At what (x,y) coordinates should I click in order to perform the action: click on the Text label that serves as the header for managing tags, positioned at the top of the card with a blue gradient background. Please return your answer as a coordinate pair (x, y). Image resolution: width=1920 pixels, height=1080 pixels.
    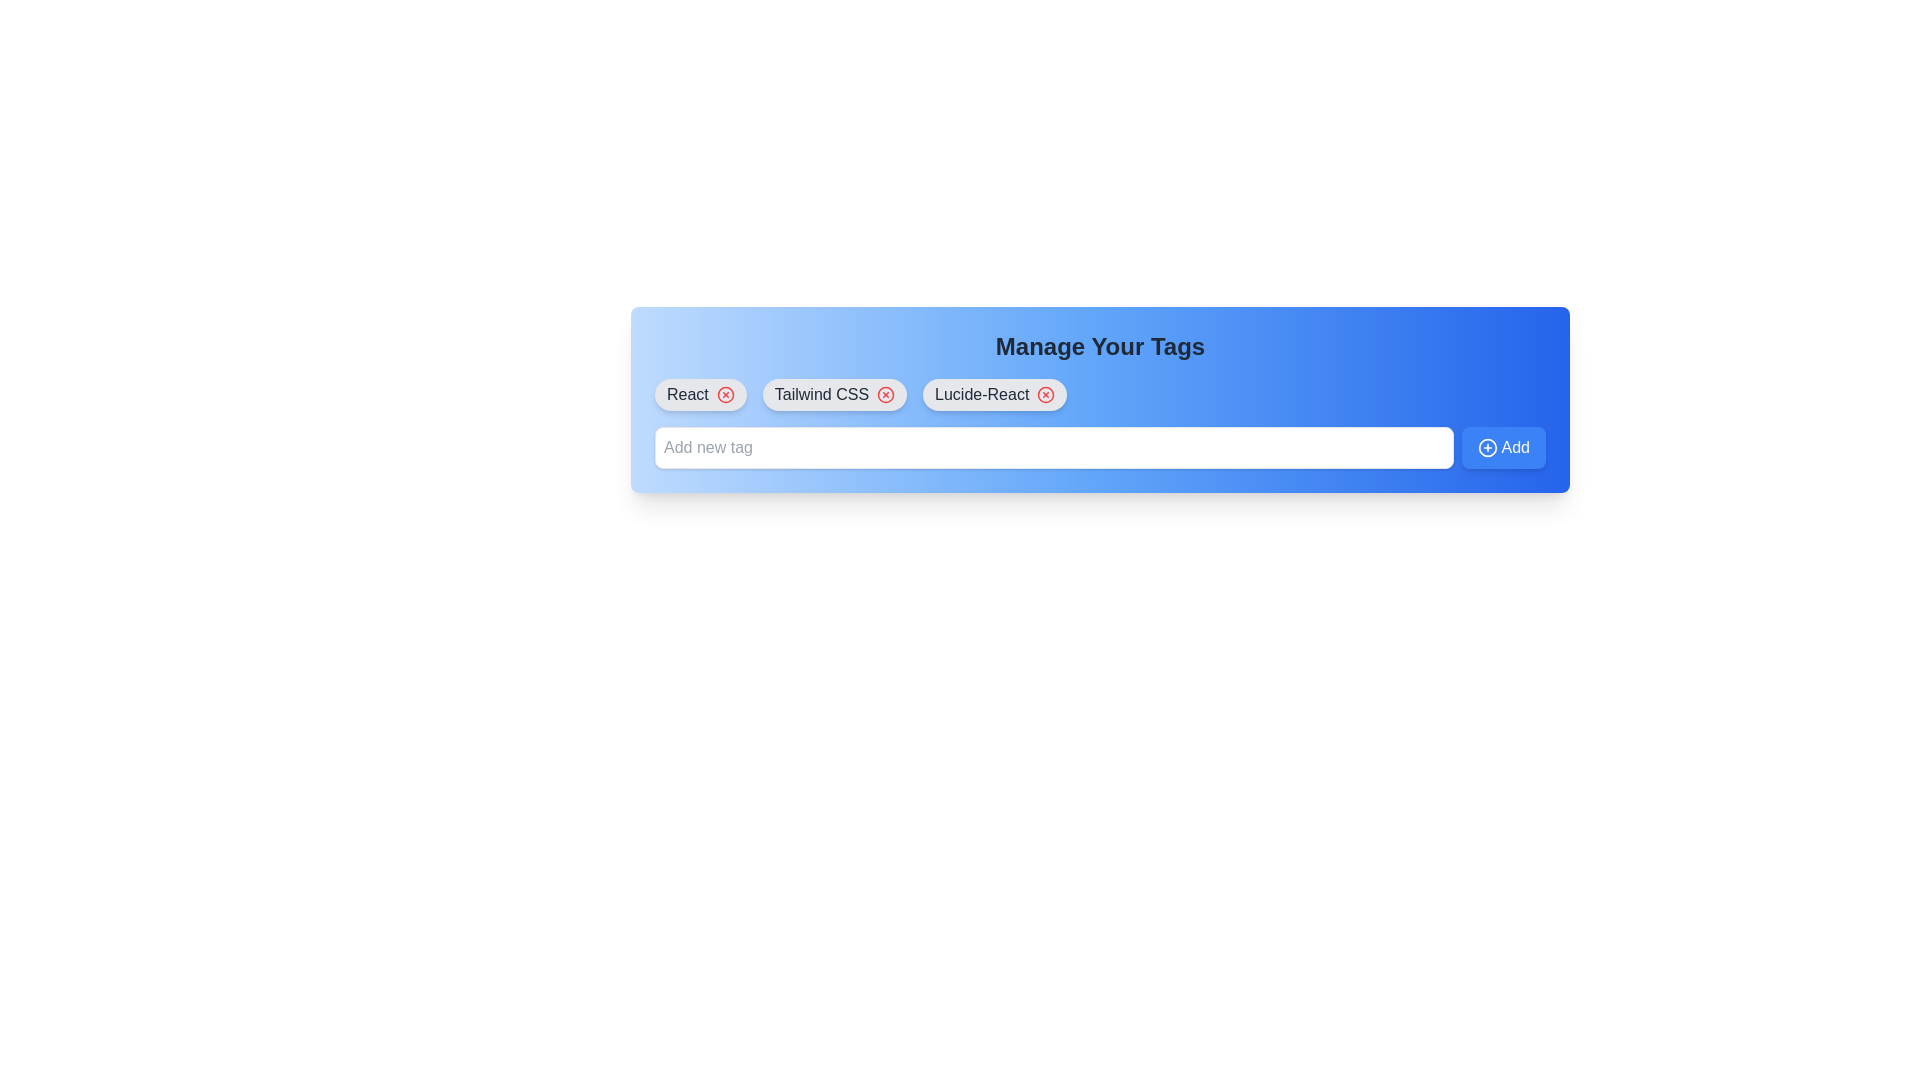
    Looking at the image, I should click on (1099, 346).